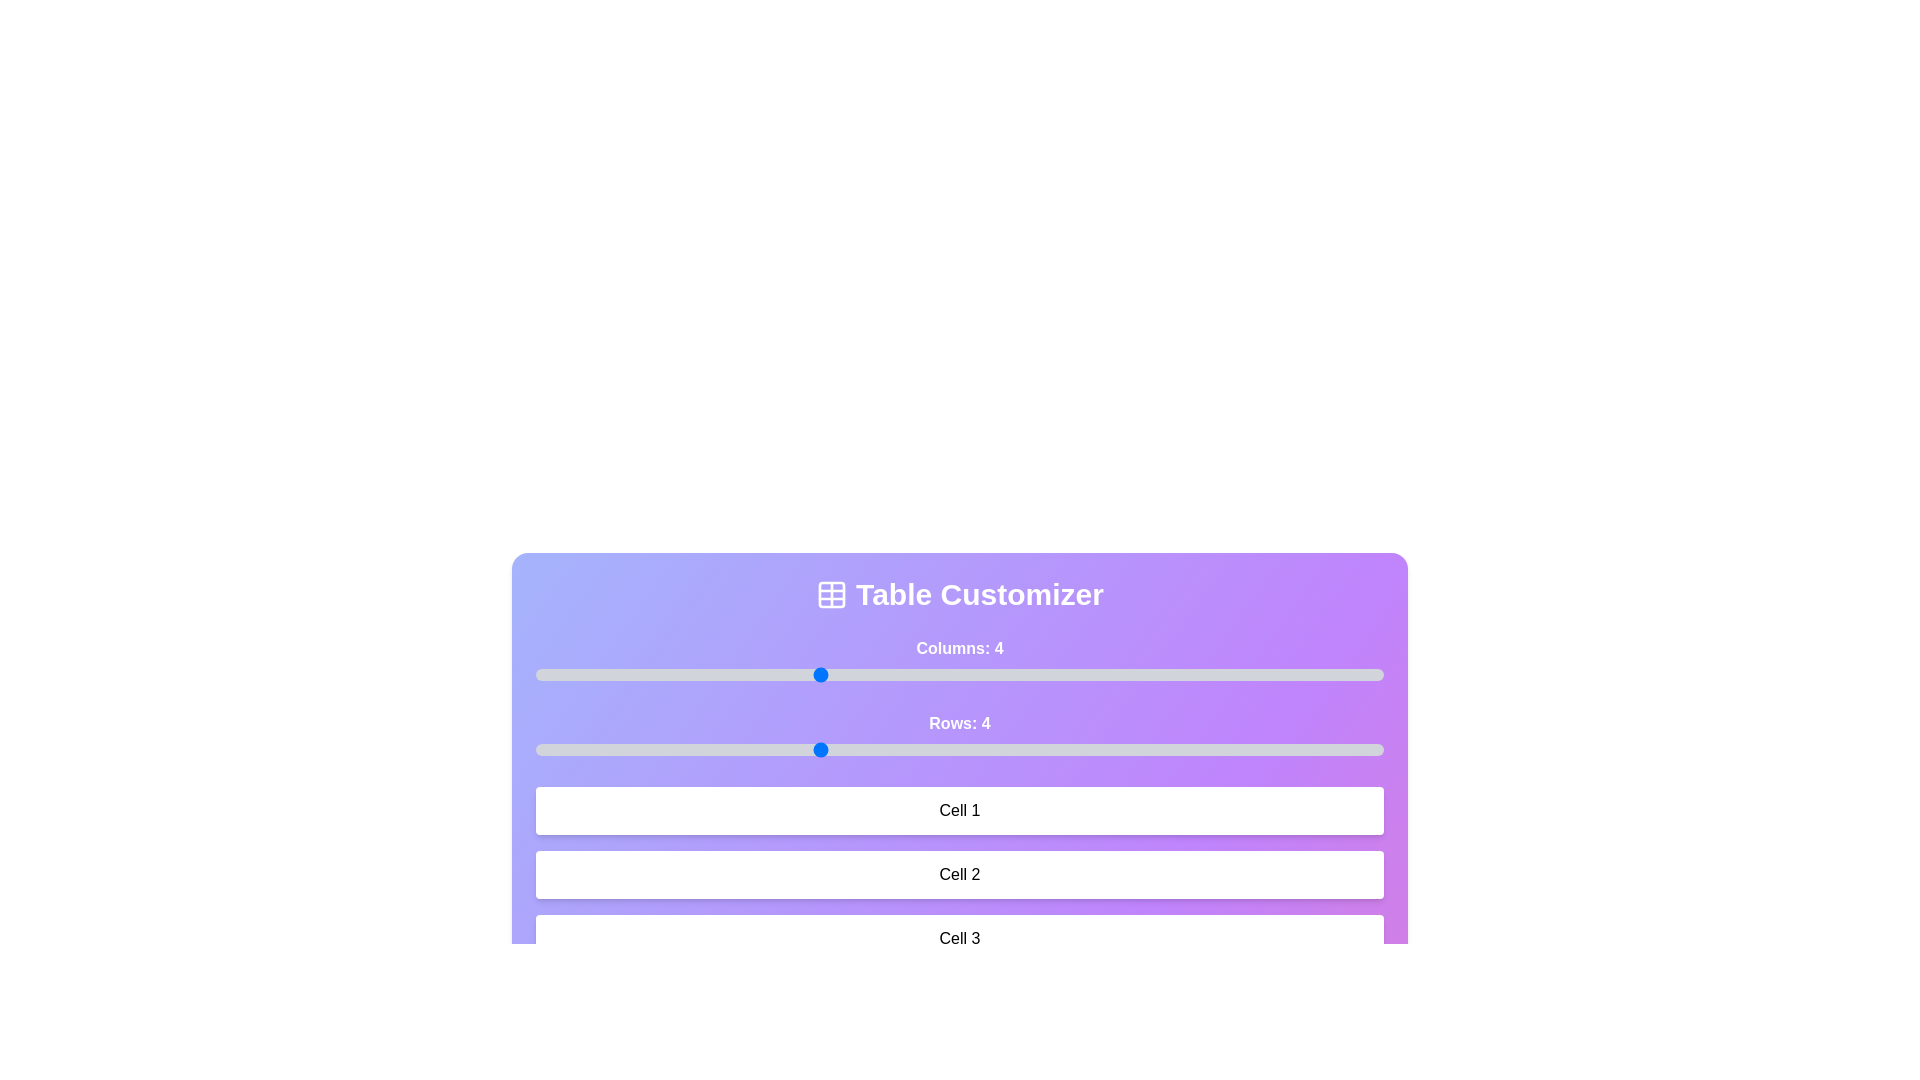  Describe the element at coordinates (677, 675) in the screenshot. I see `the column slider to set the number of columns to 3` at that location.